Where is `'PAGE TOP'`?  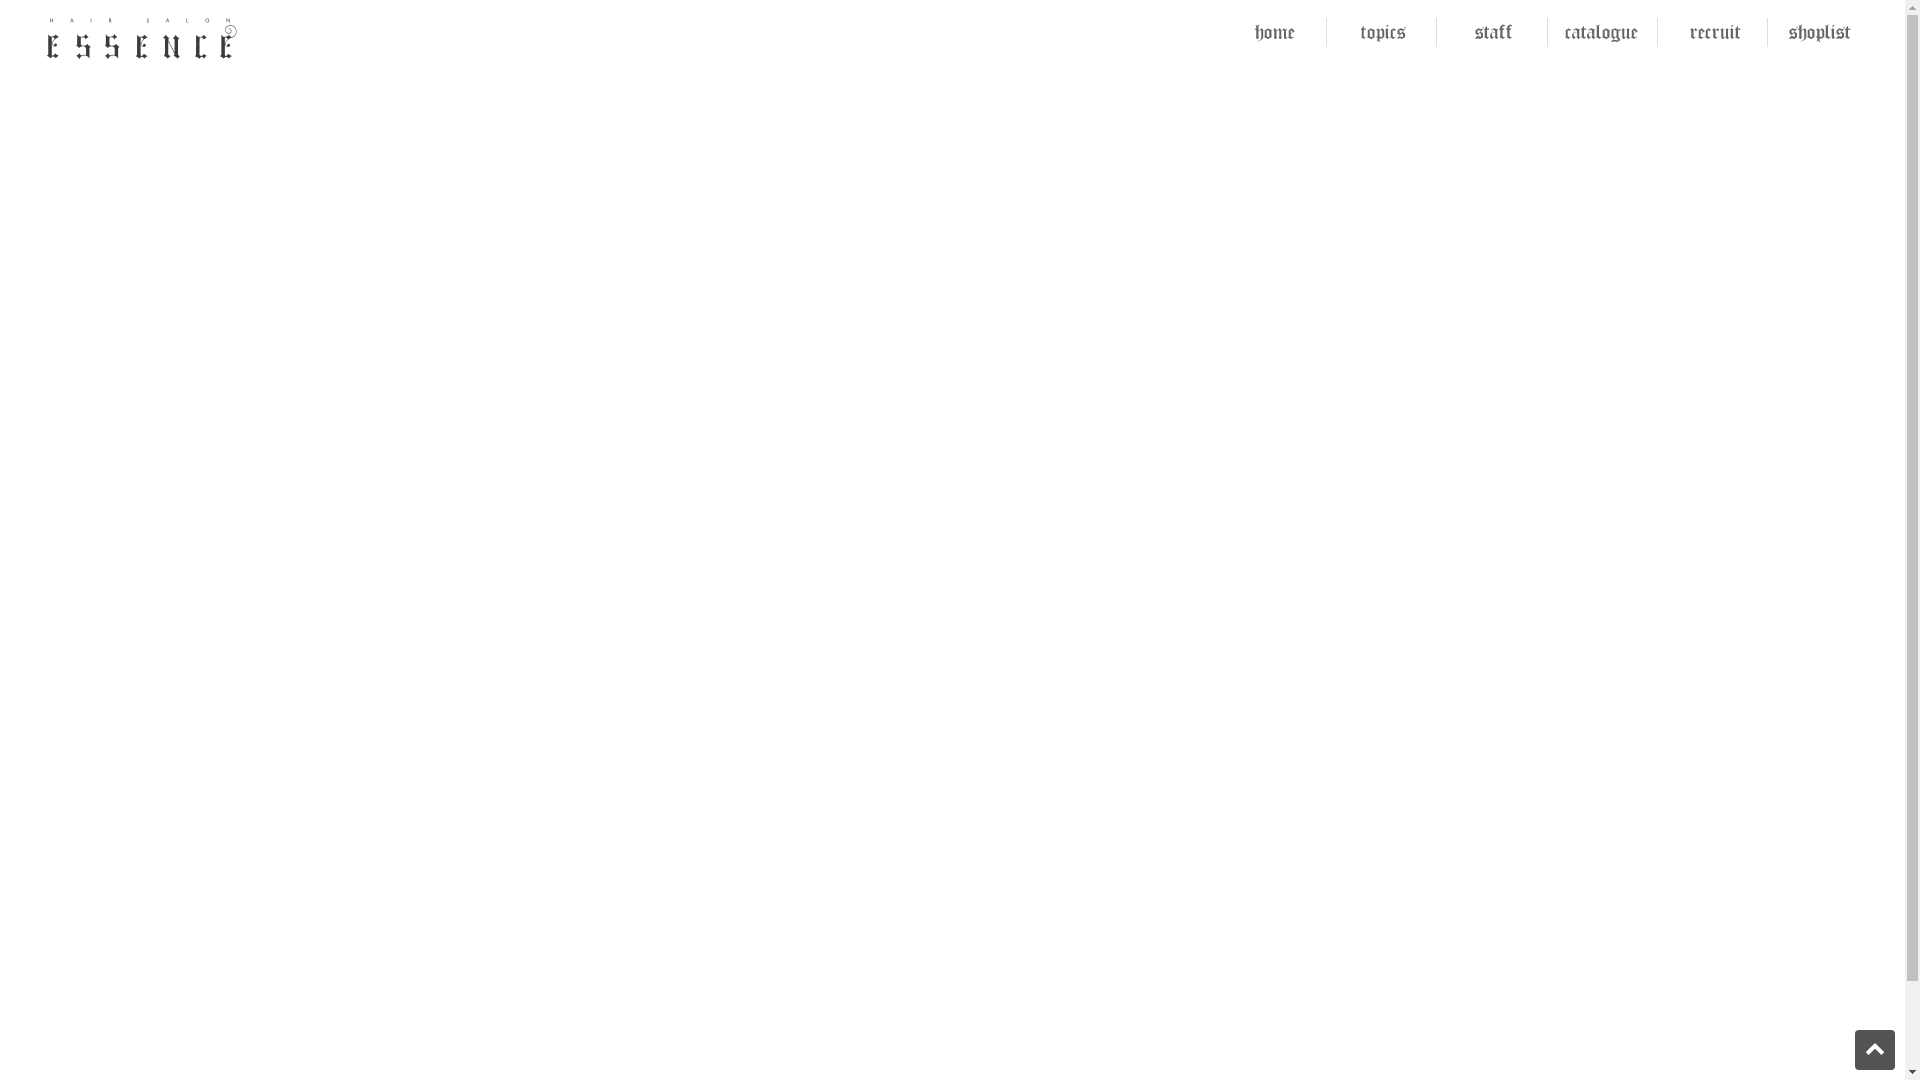 'PAGE TOP' is located at coordinates (1853, 1048).